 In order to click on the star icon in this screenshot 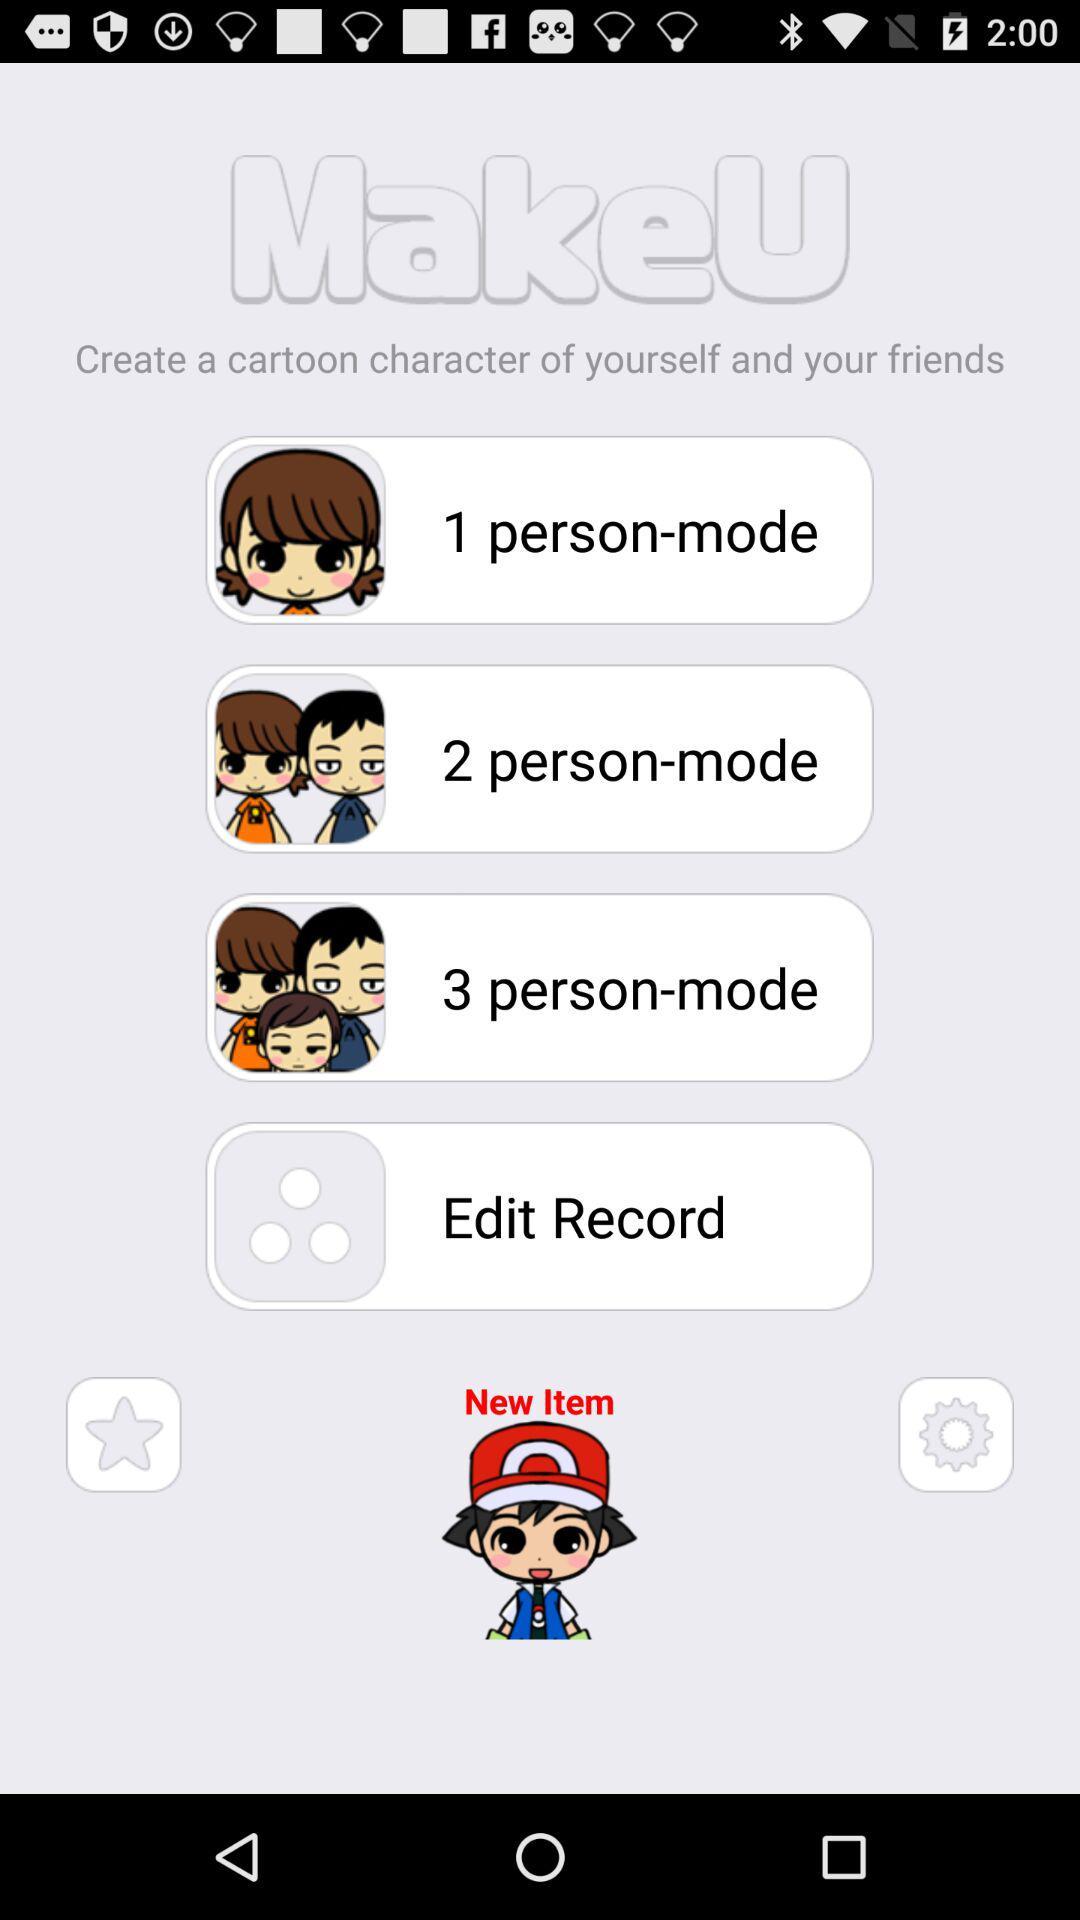, I will do `click(123, 1534)`.